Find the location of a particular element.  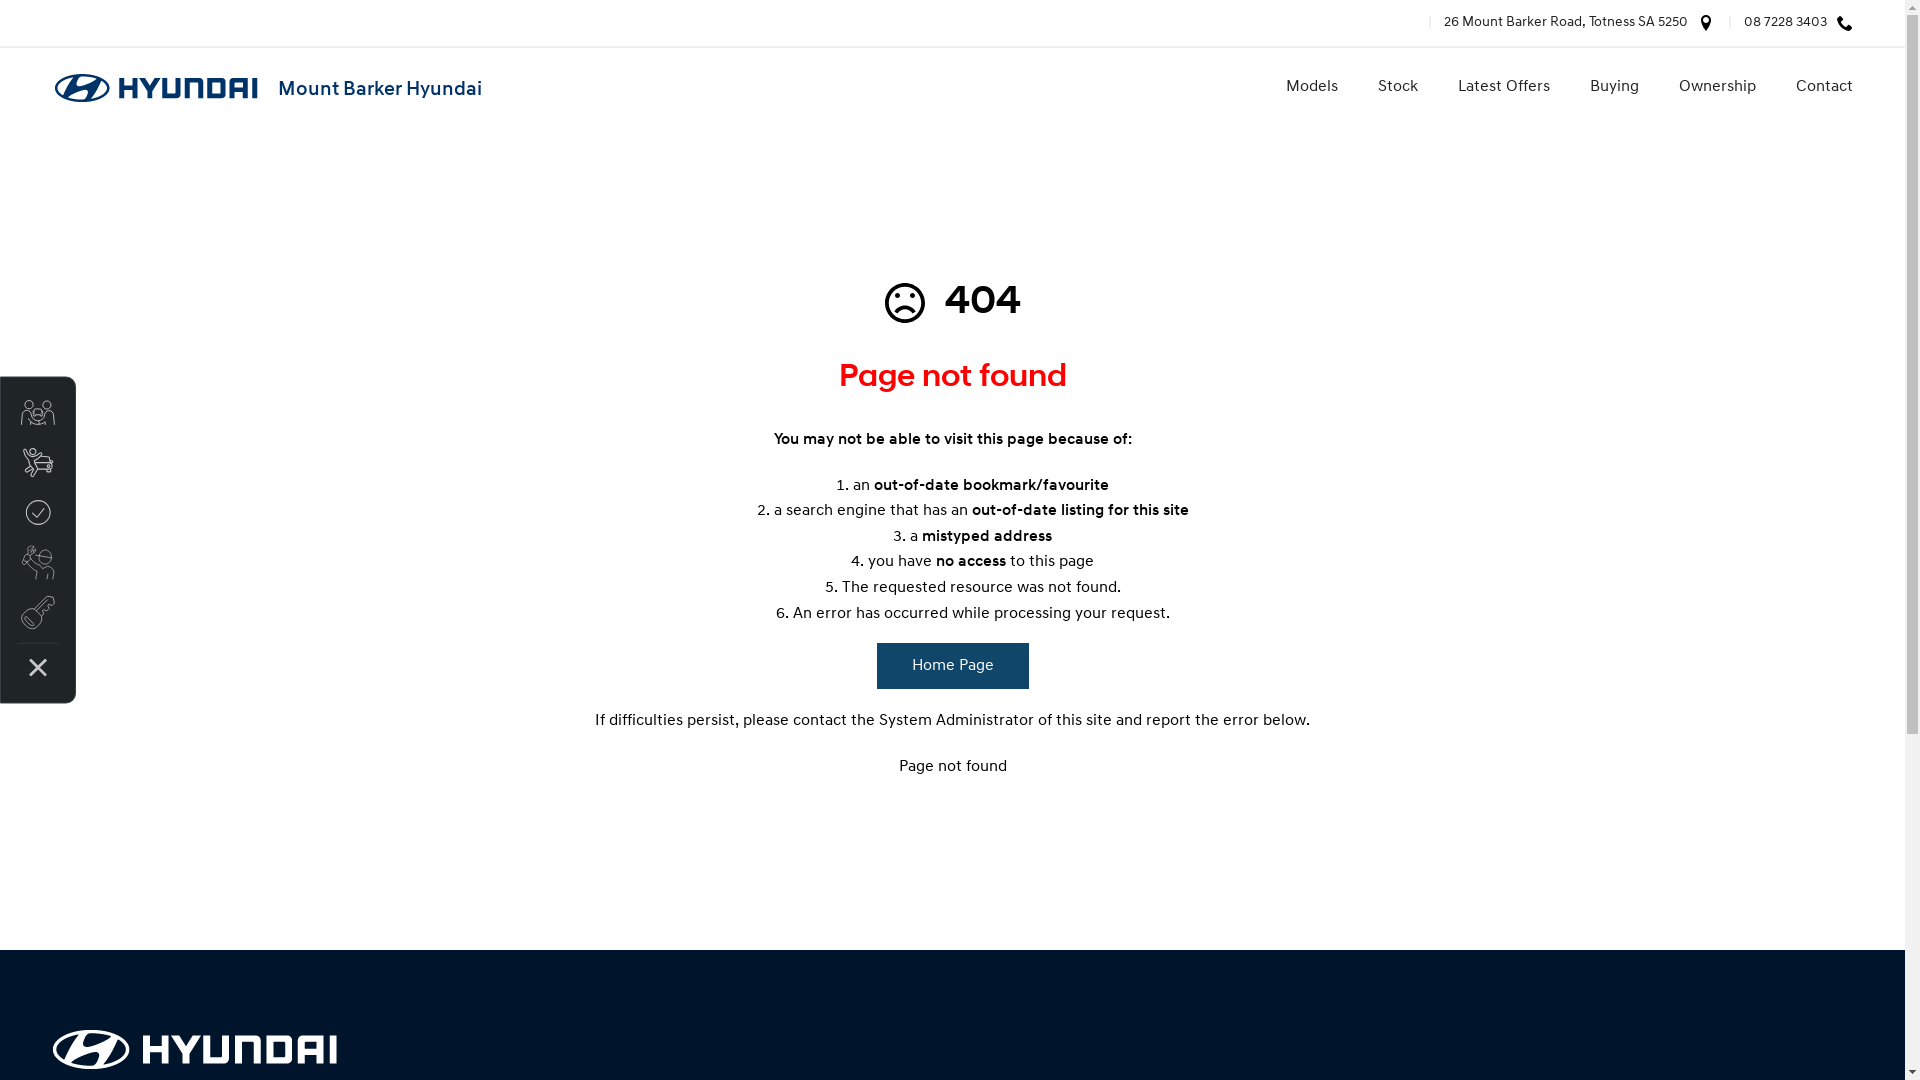

'Buying' is located at coordinates (1568, 87).